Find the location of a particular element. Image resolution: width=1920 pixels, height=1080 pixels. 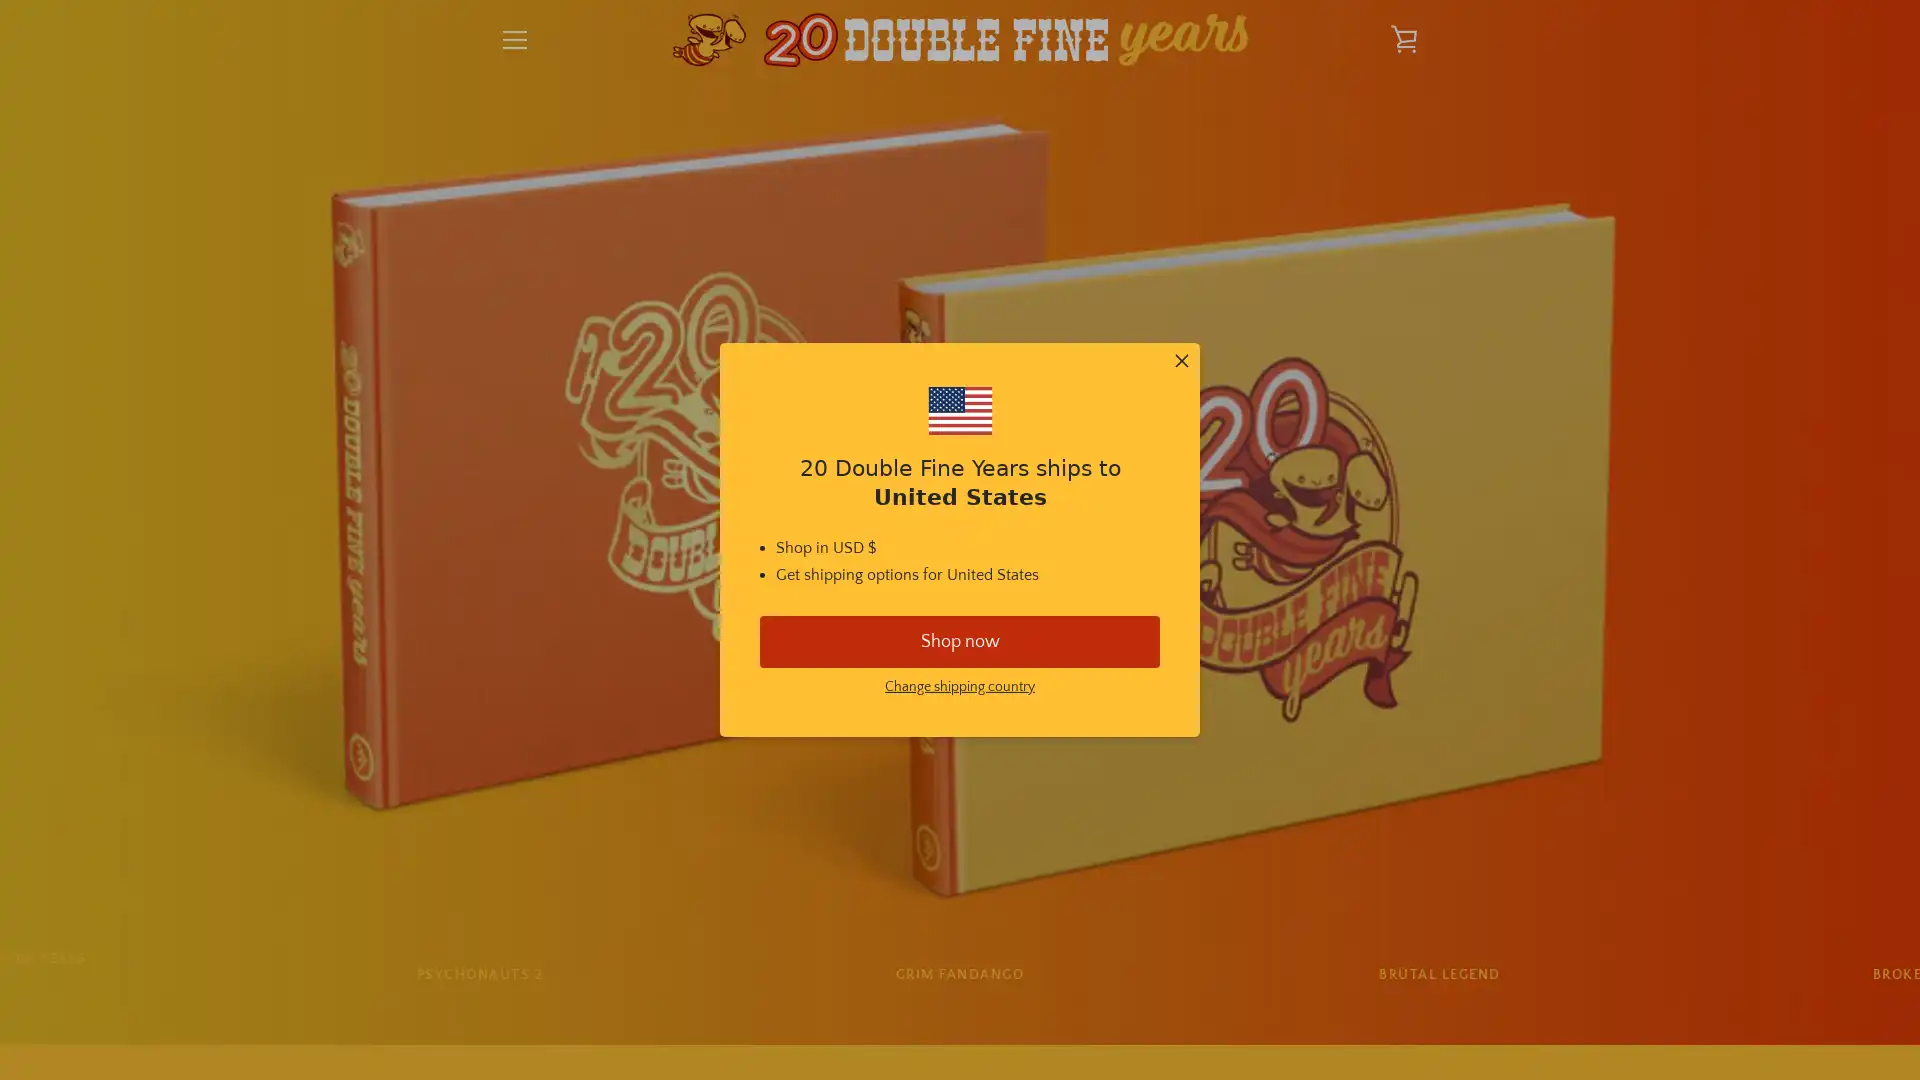

SEARCH AGAIN is located at coordinates (1054, 788).